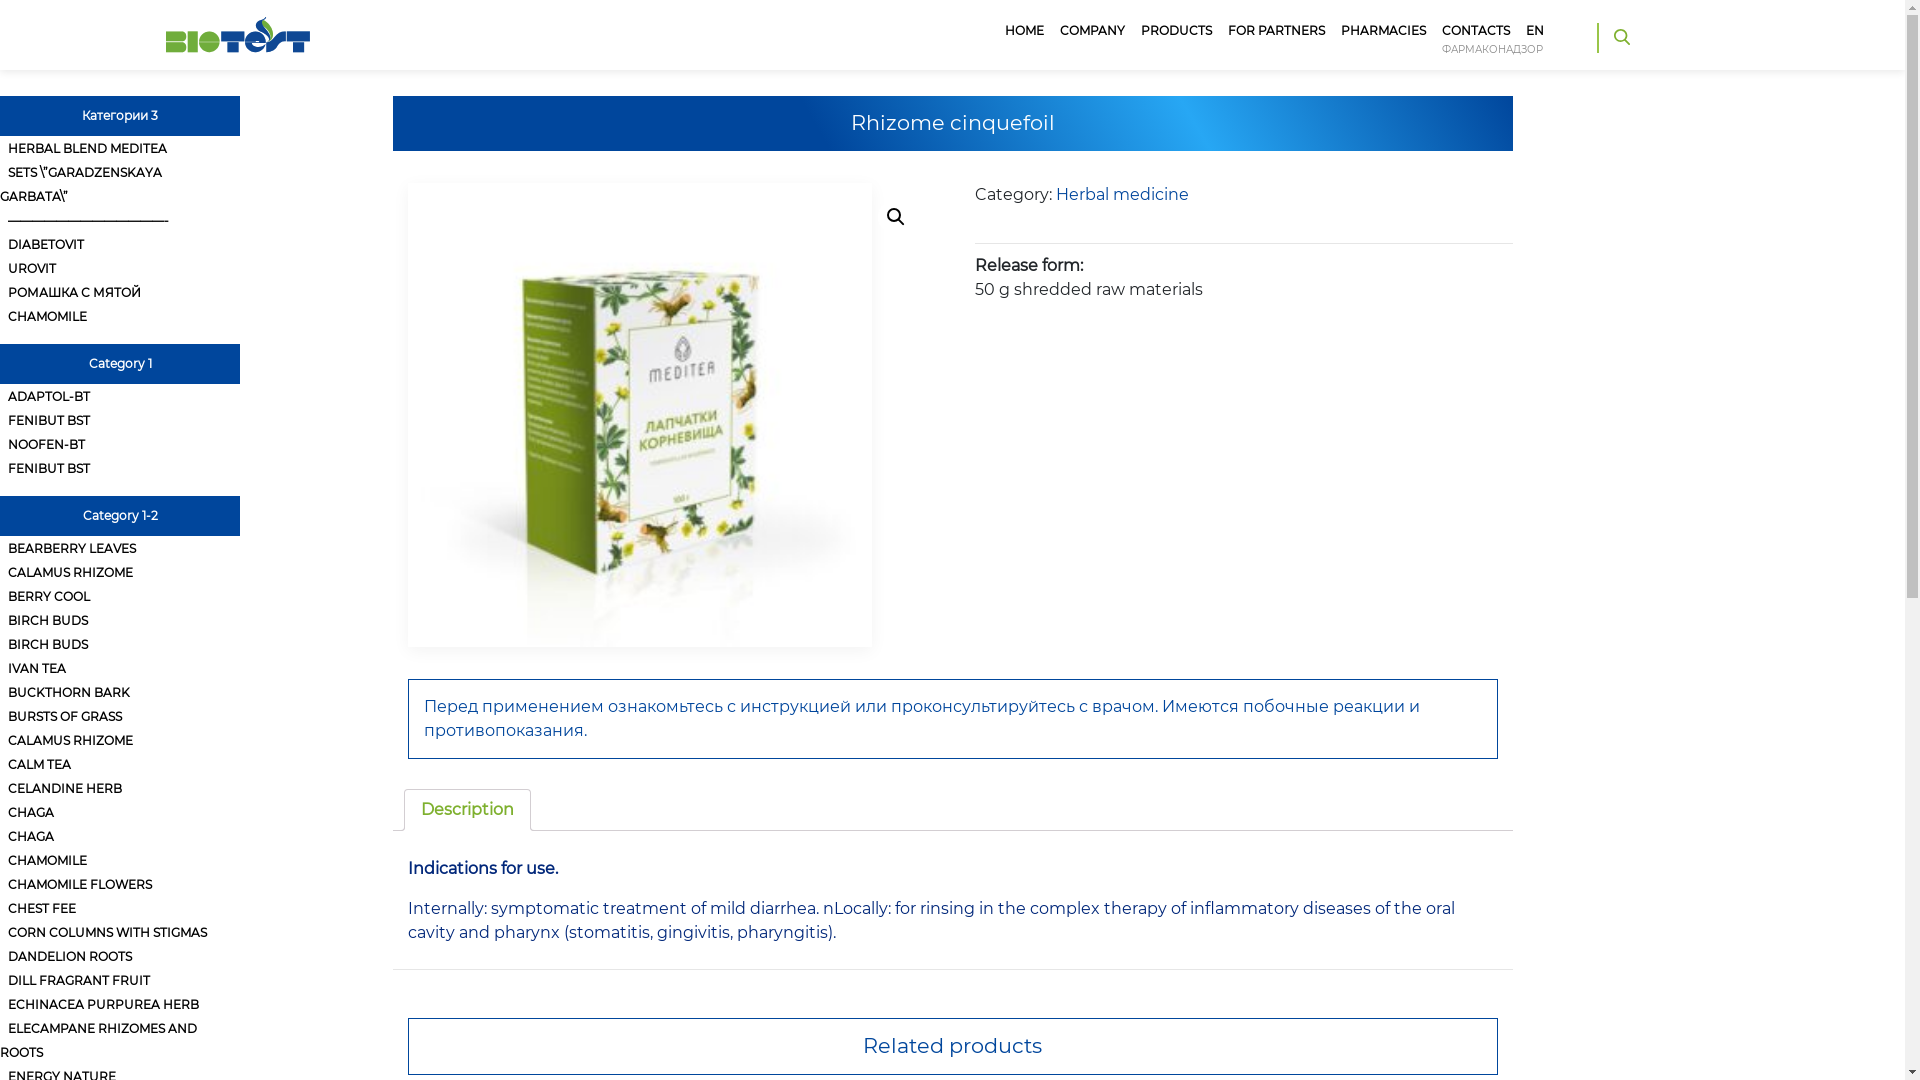 The image size is (1920, 1080). What do you see at coordinates (102, 1004) in the screenshot?
I see `'ECHINACEA PURPUREA HERB'` at bounding box center [102, 1004].